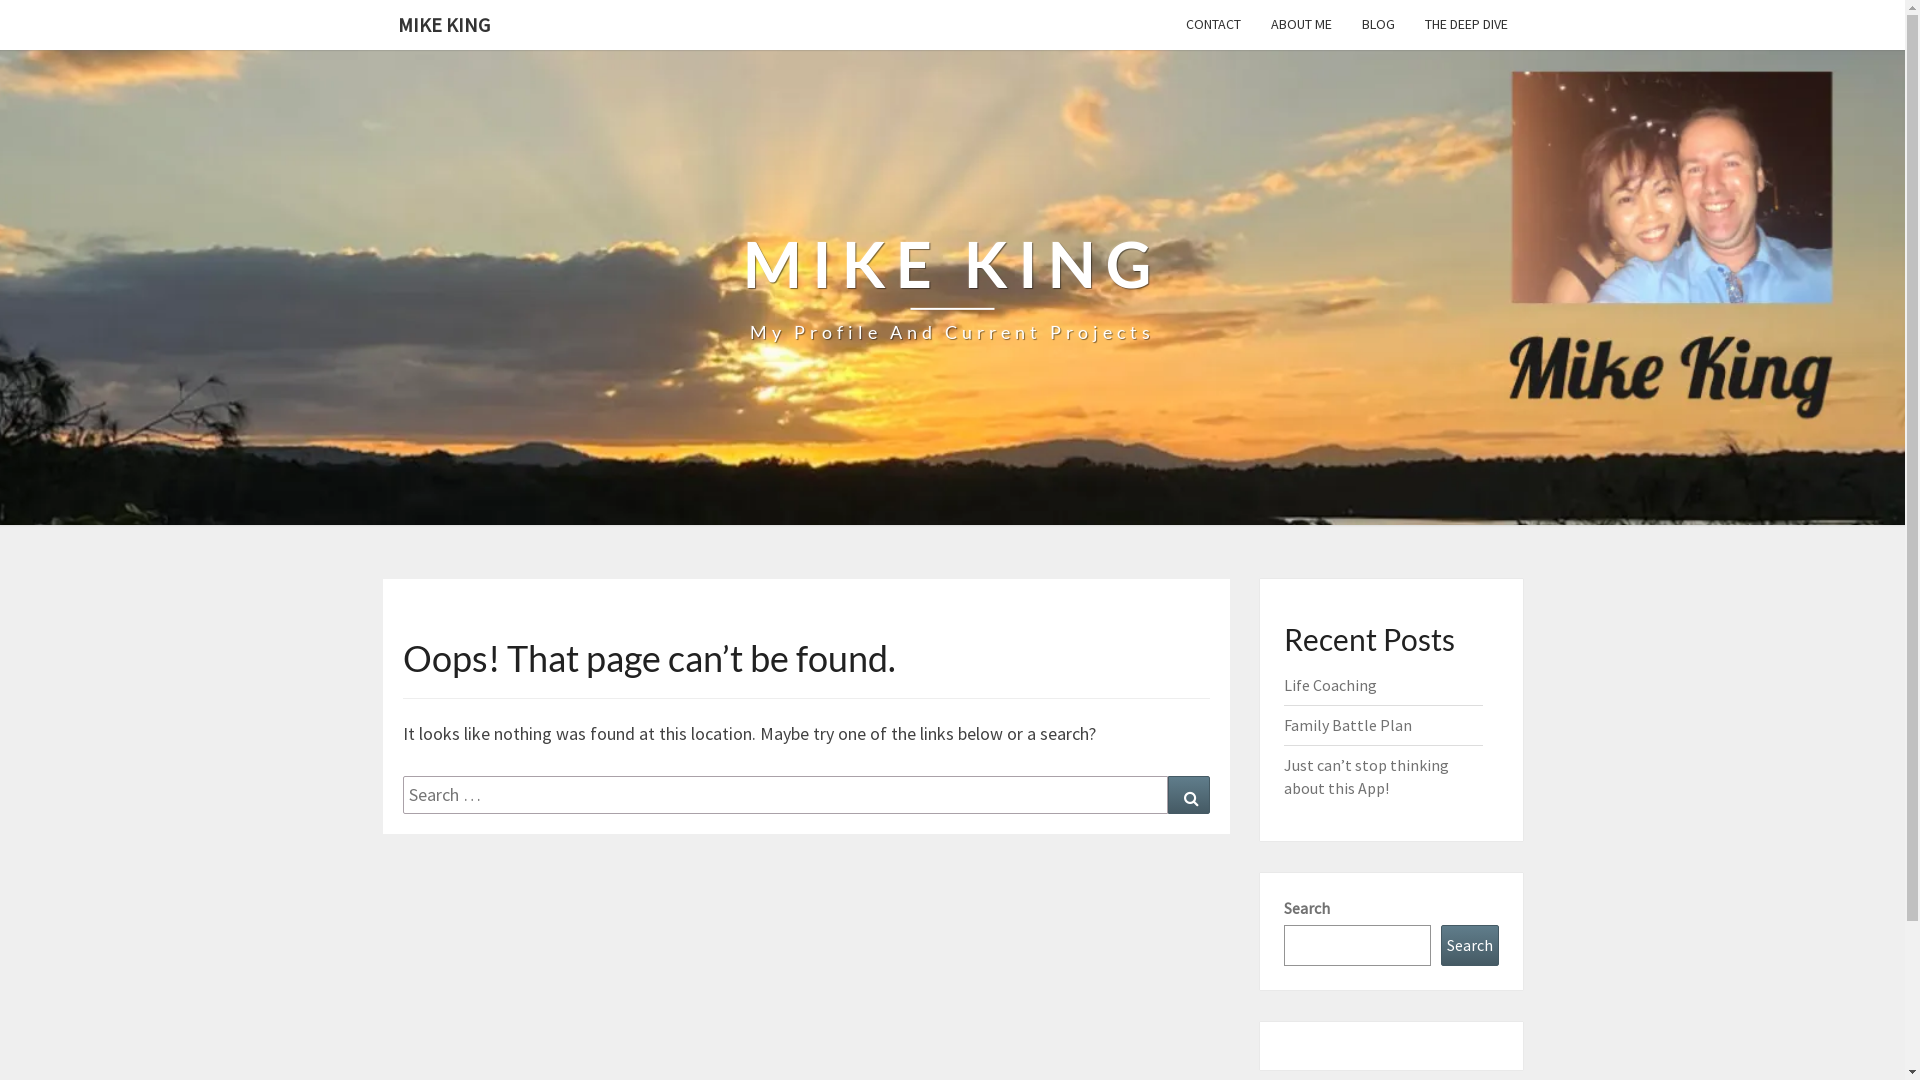  Describe the element at coordinates (1211, 23) in the screenshot. I see `'CONTACT'` at that location.